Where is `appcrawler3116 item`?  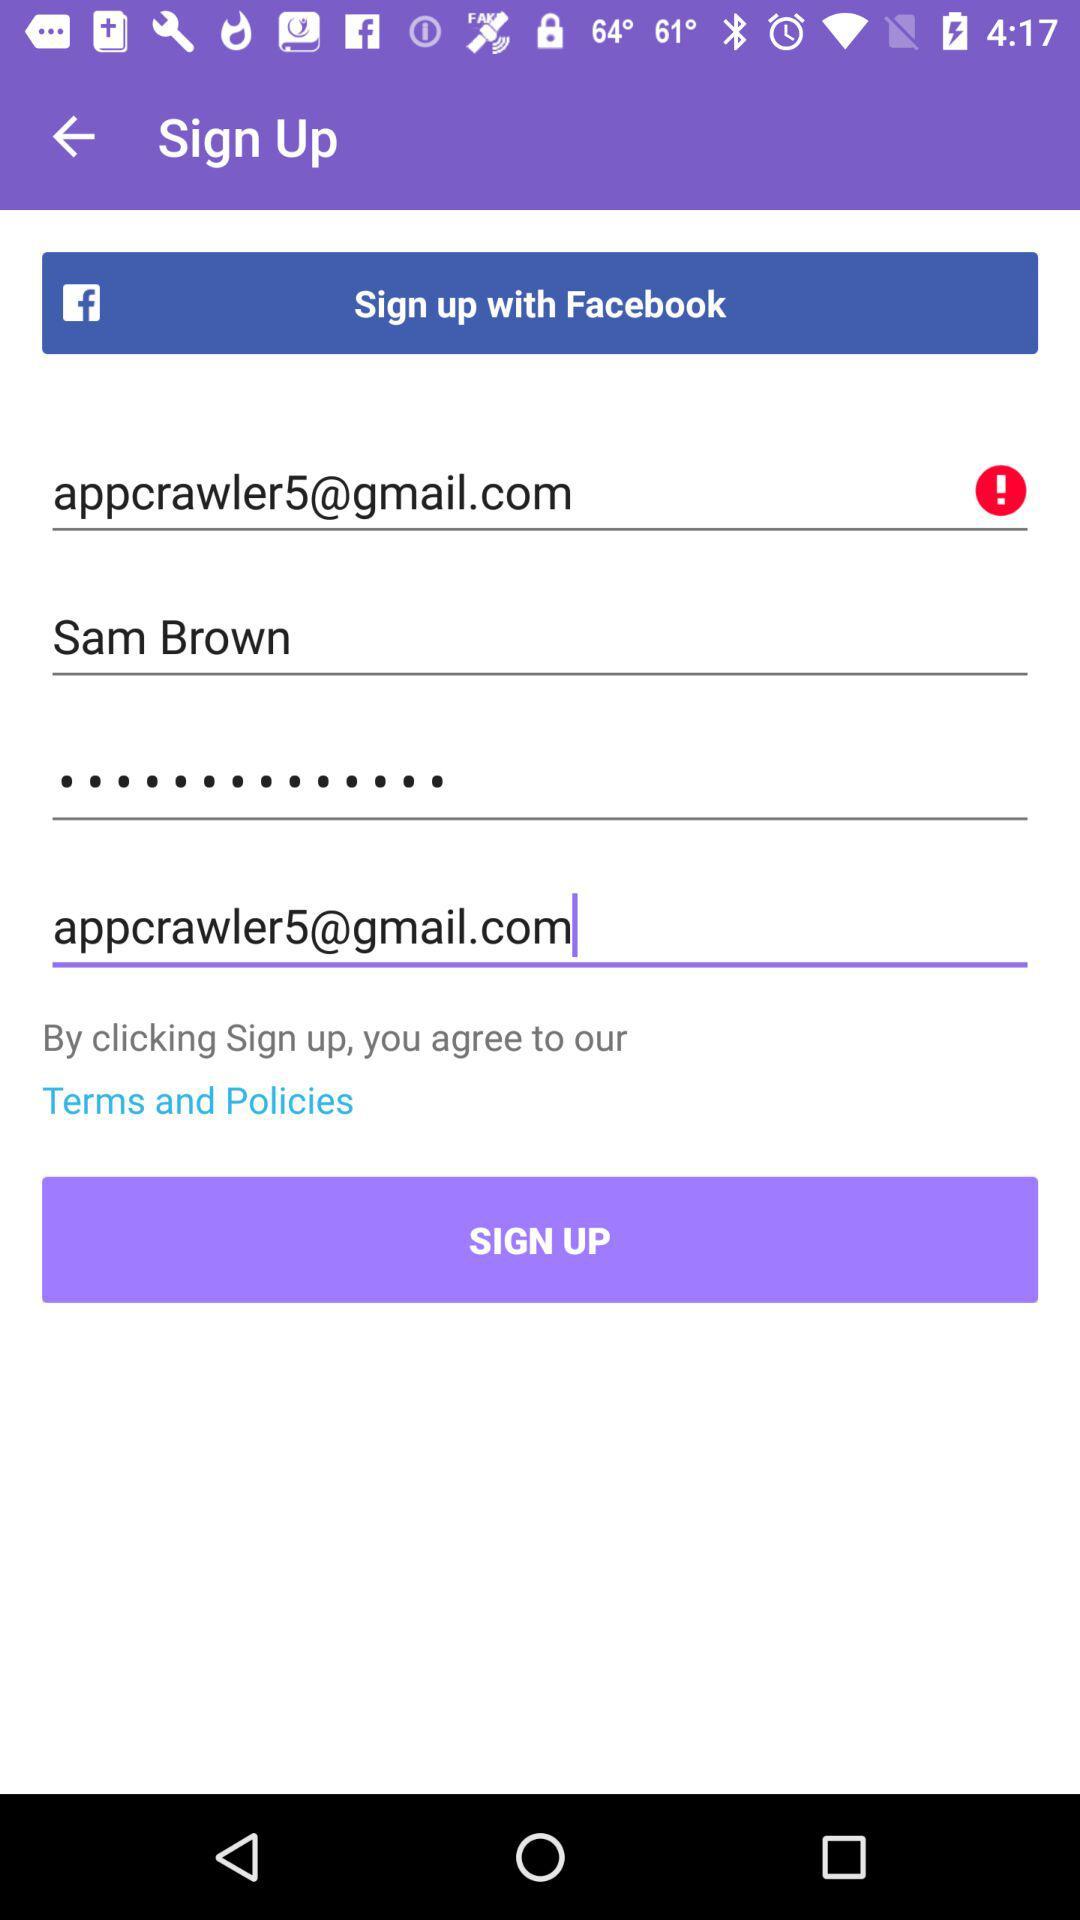 appcrawler3116 item is located at coordinates (540, 780).